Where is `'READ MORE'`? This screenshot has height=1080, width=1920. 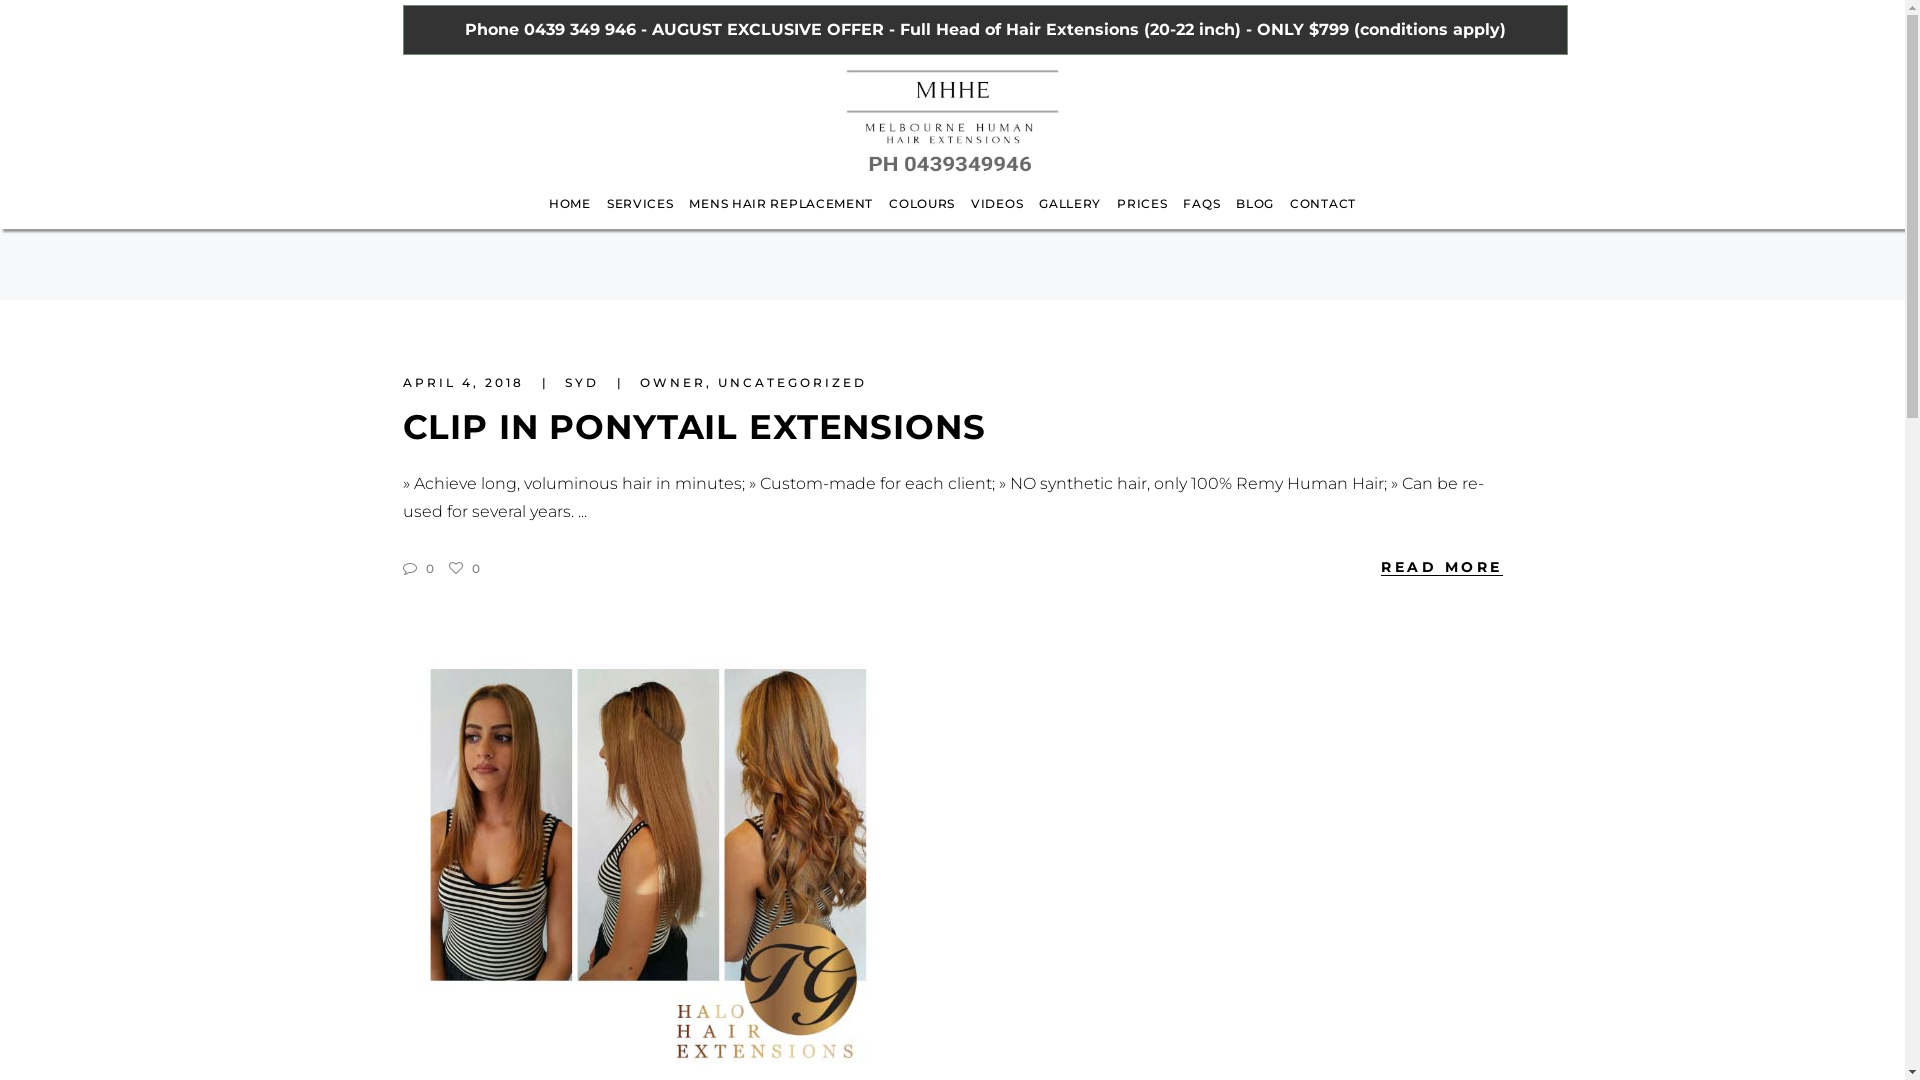 'READ MORE' is located at coordinates (1441, 566).